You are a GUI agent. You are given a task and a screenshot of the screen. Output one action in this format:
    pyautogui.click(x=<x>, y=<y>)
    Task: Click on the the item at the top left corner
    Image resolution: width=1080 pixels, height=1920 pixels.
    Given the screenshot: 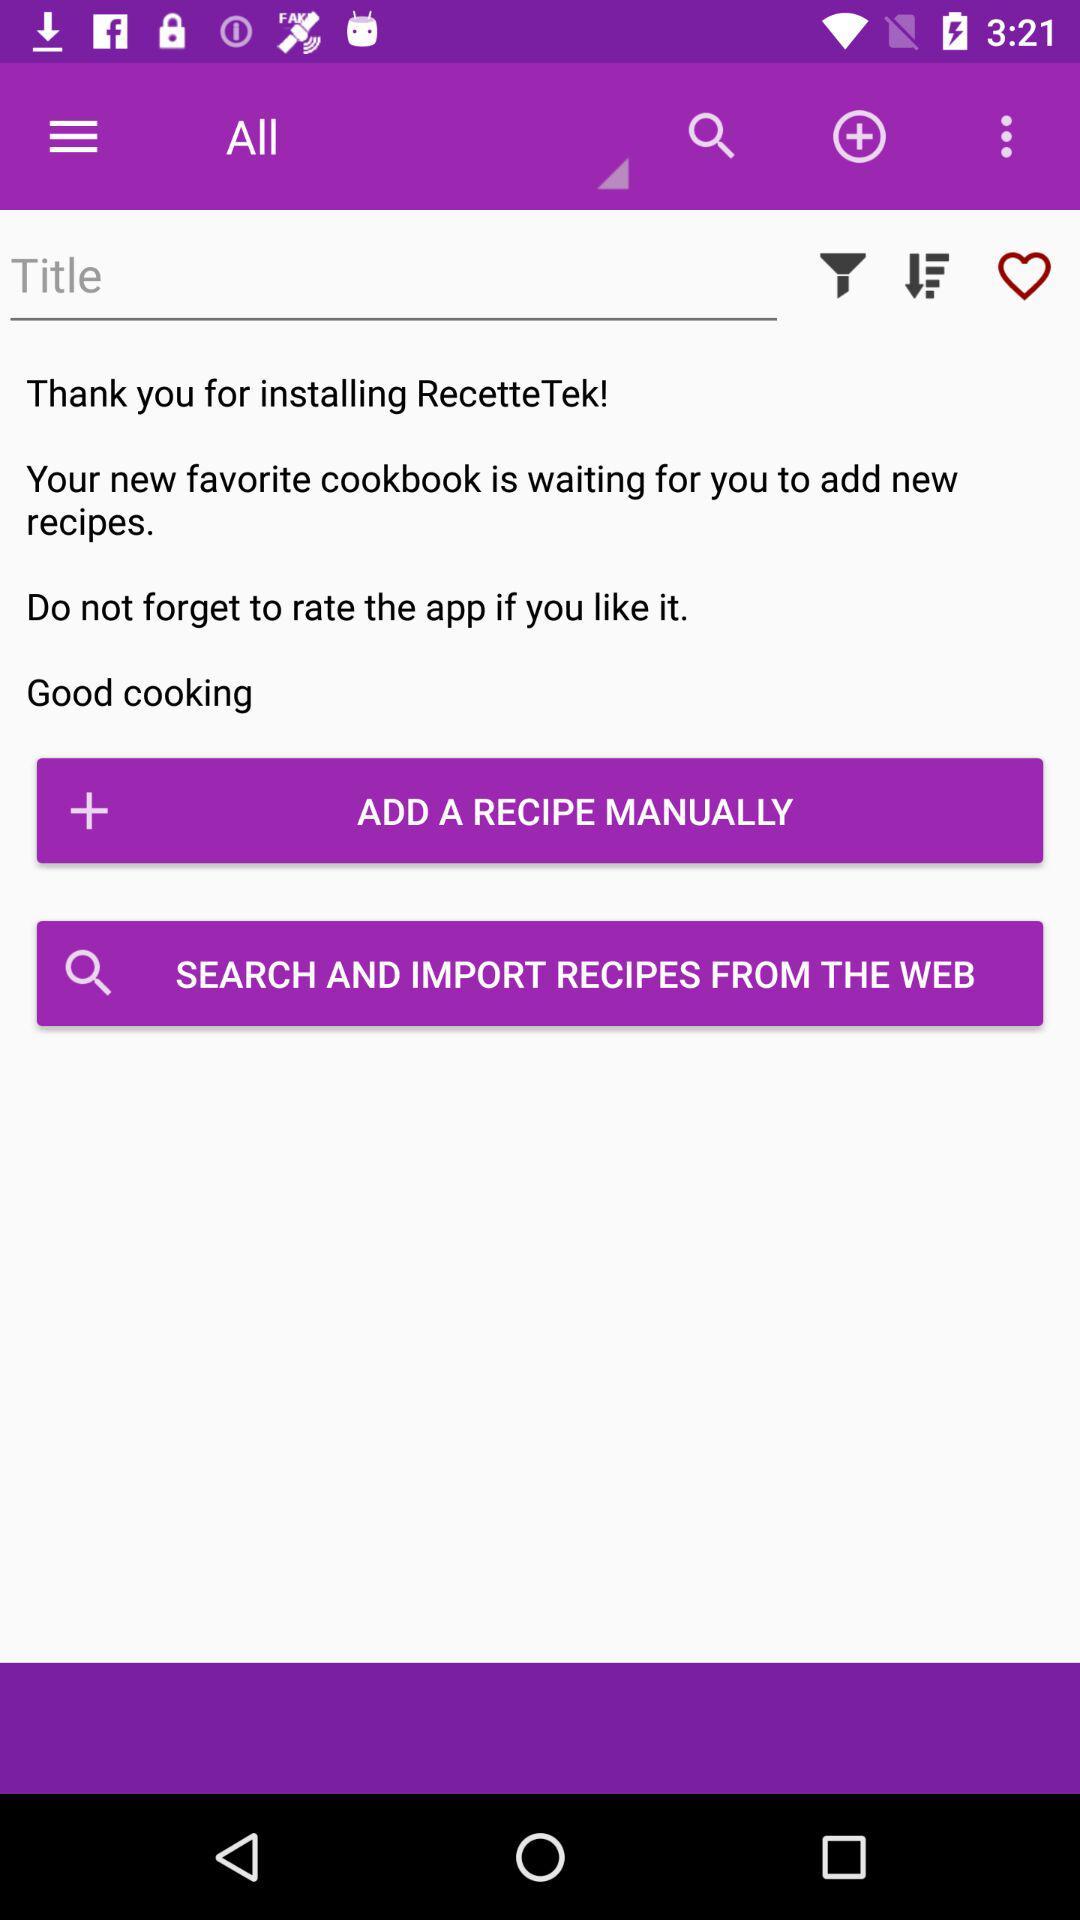 What is the action you would take?
    pyautogui.click(x=72, y=135)
    